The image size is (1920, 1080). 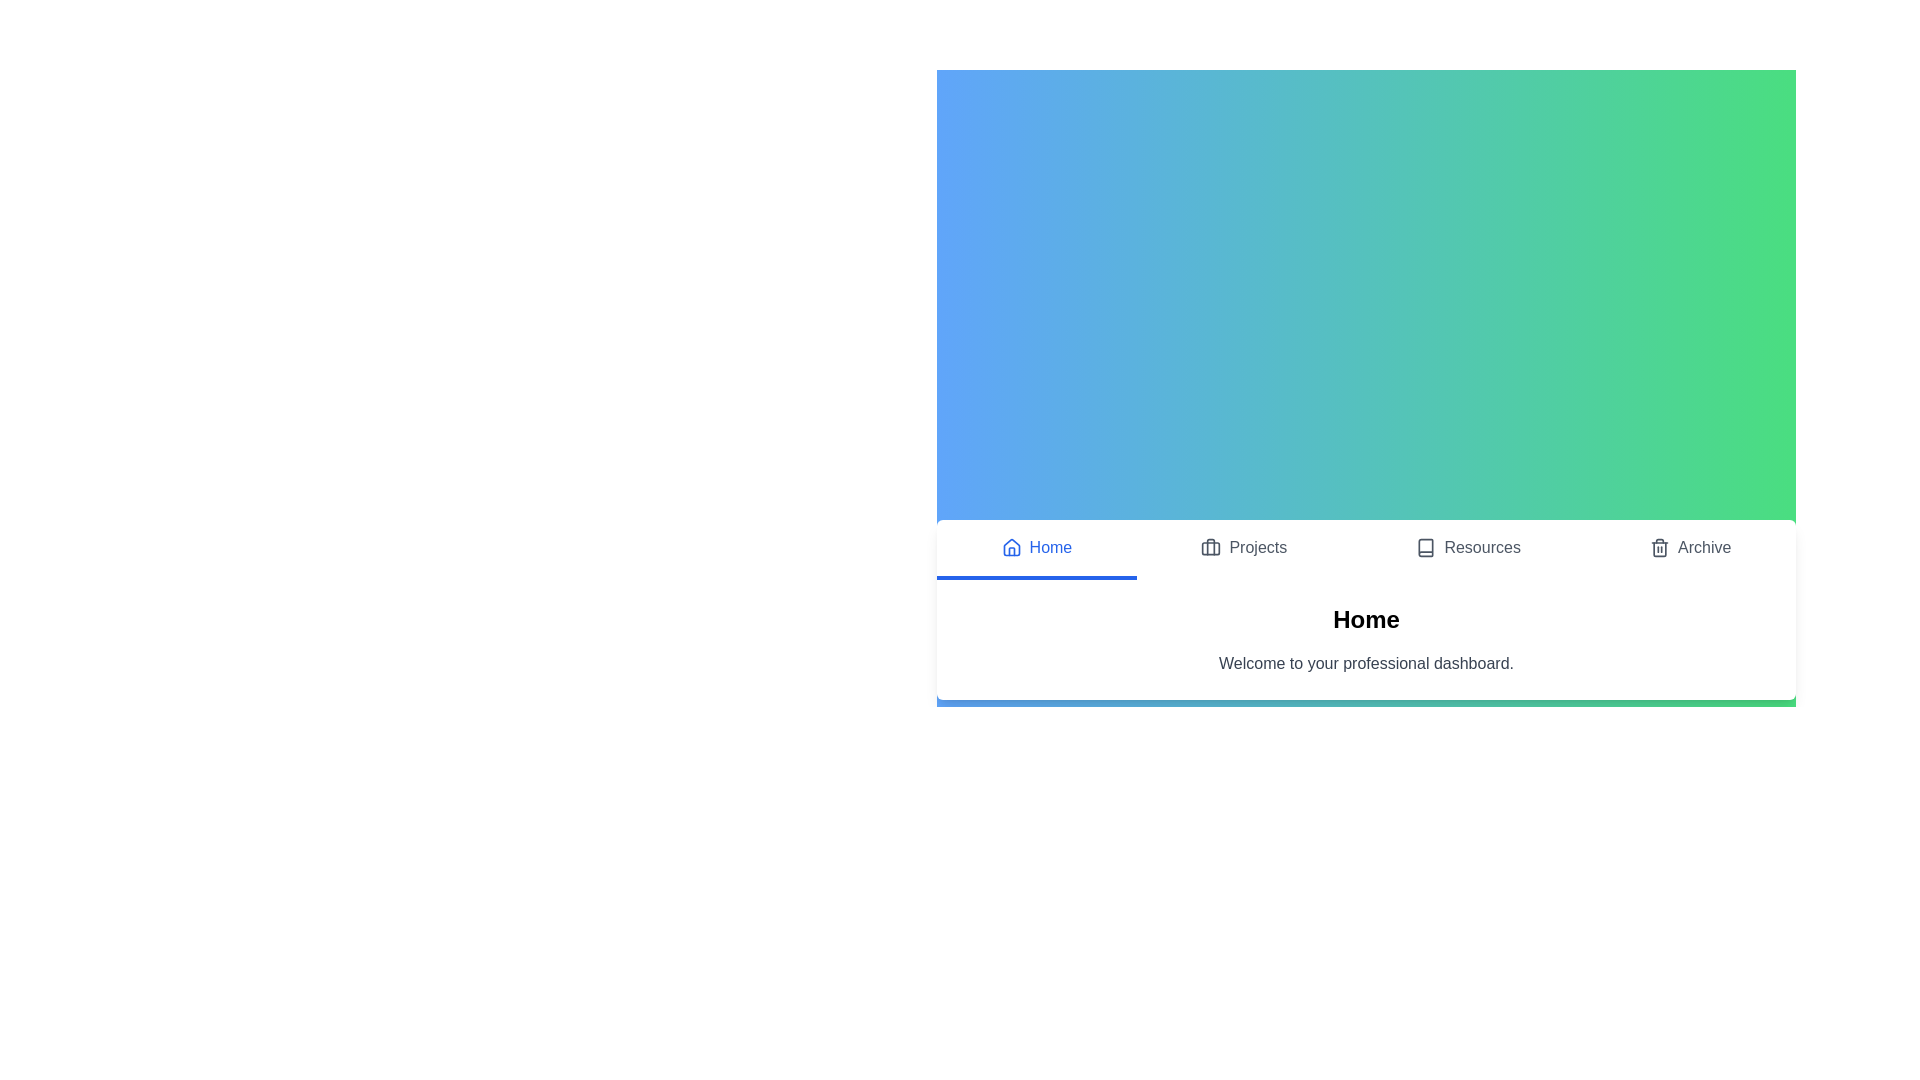 What do you see at coordinates (1036, 550) in the screenshot?
I see `the Home tab` at bounding box center [1036, 550].